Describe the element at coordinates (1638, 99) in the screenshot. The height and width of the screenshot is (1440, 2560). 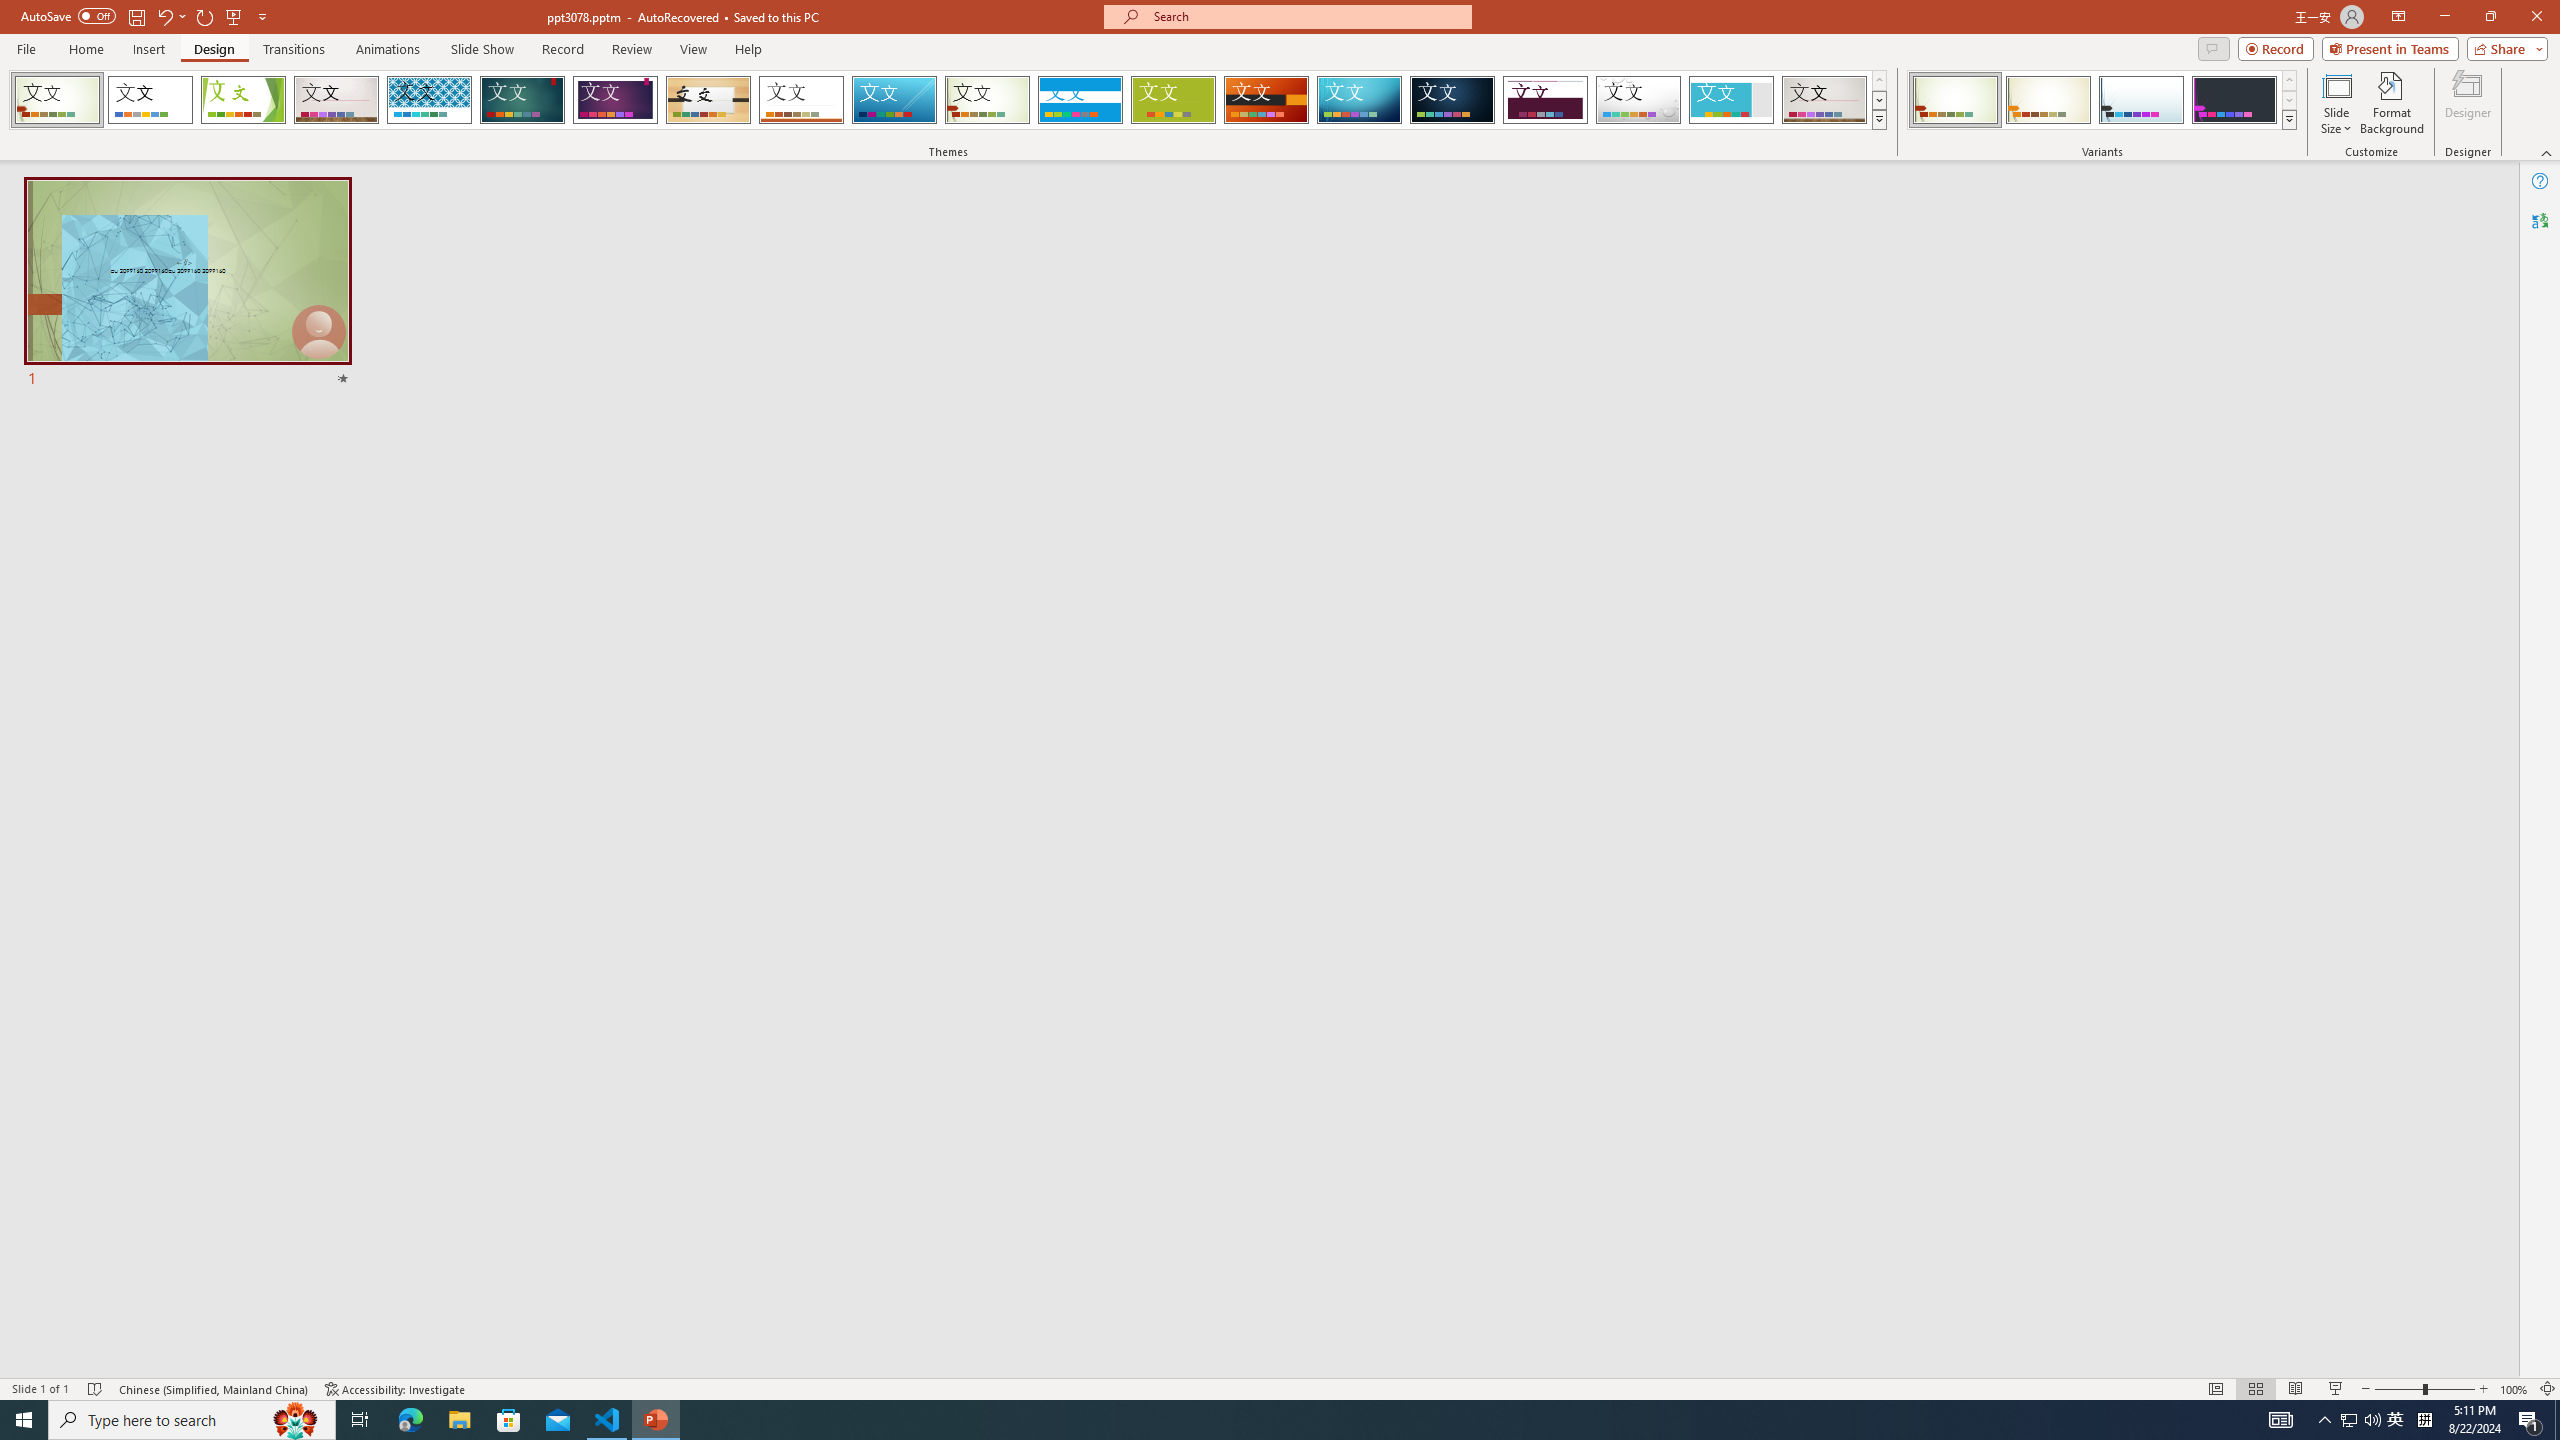
I see `'Droplet'` at that location.